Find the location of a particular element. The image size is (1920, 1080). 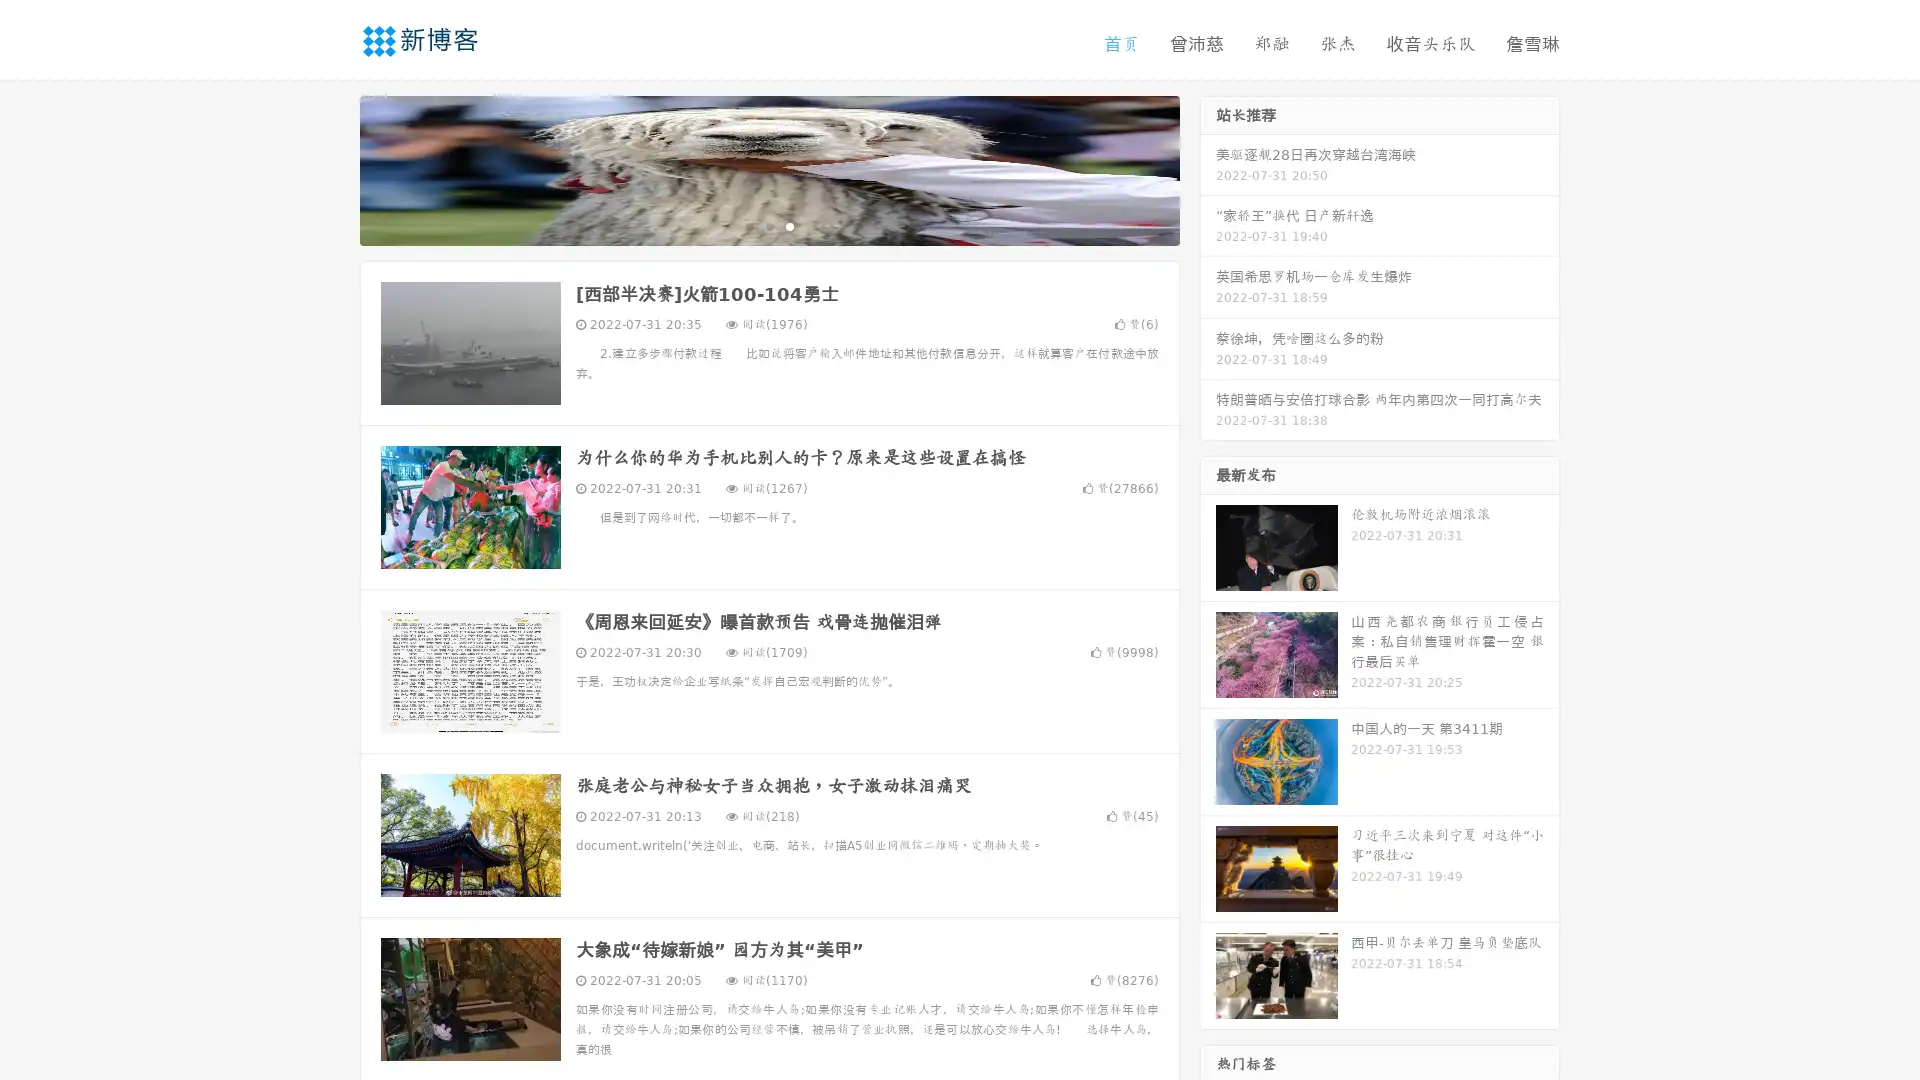

Go to slide 1 is located at coordinates (748, 225).